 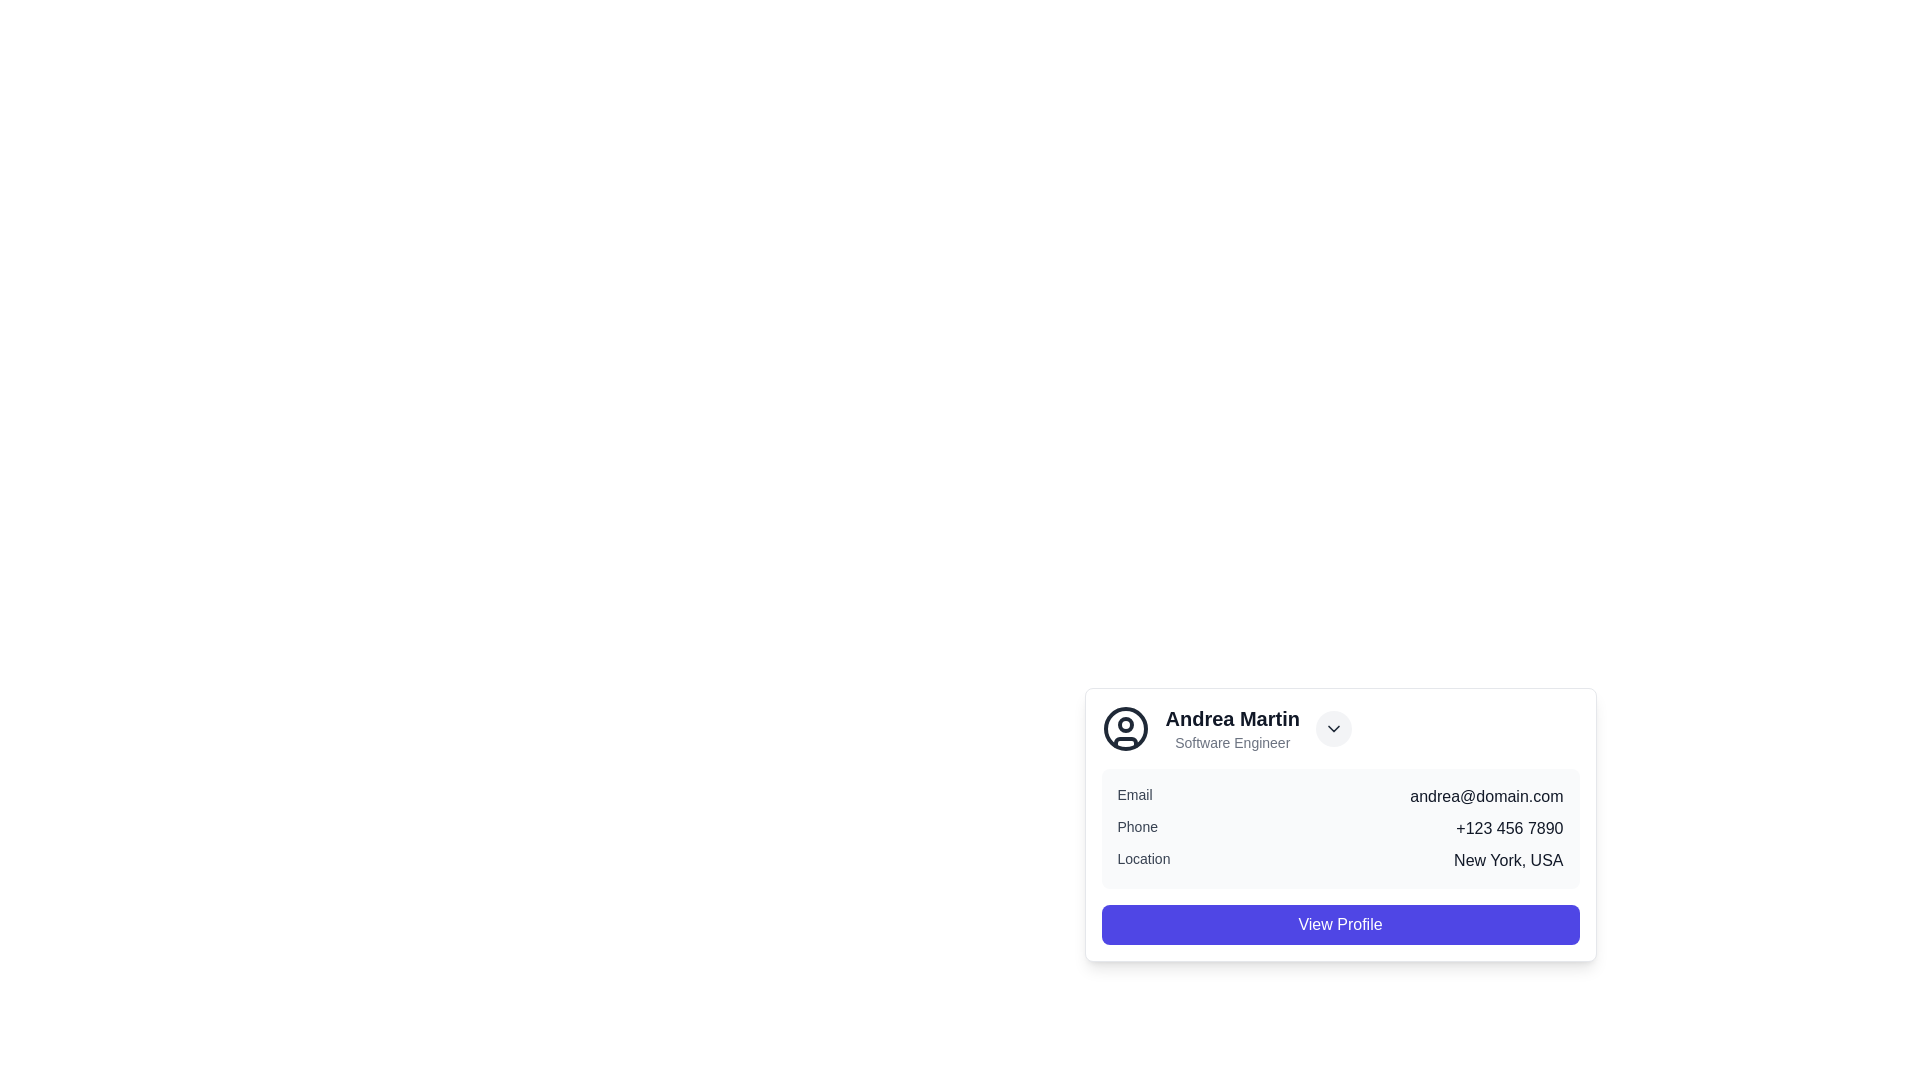 I want to click on the downward-pointing chevron icon button located, so click(x=1333, y=729).